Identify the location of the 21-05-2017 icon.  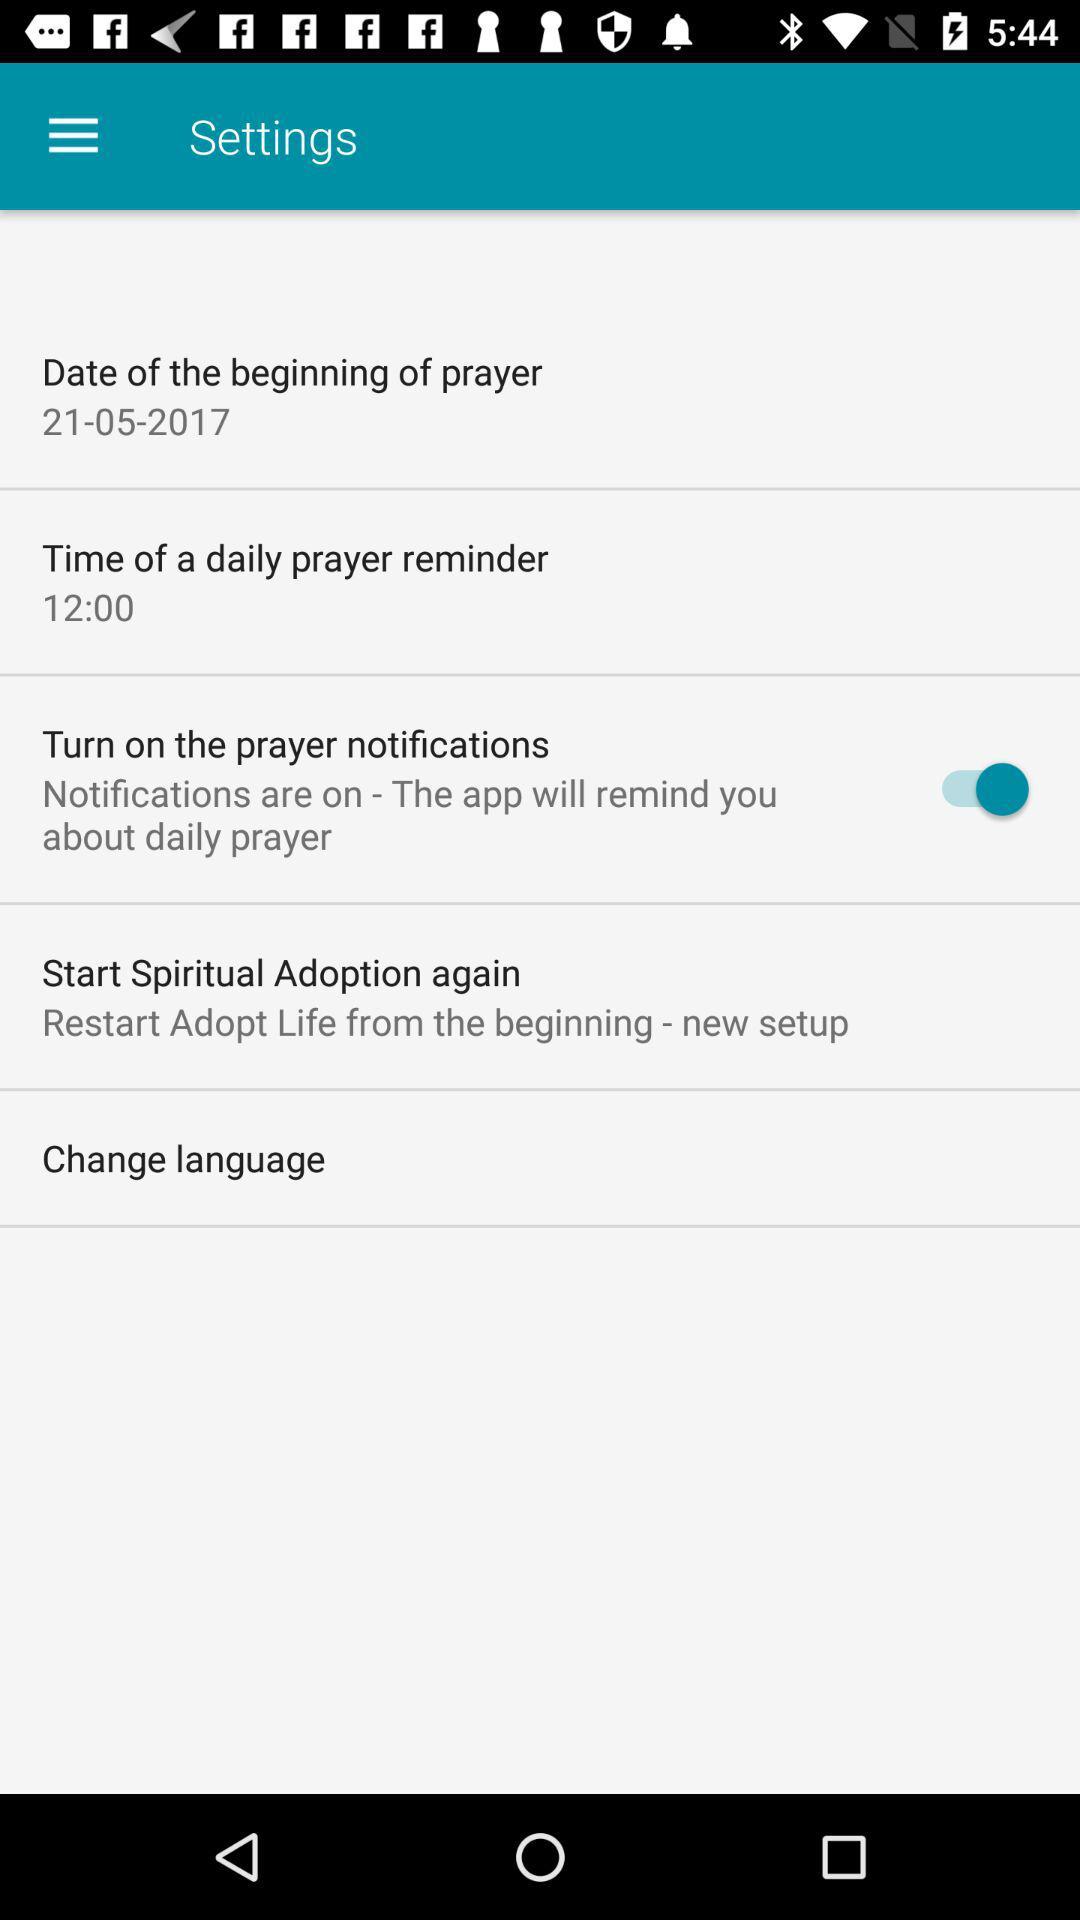
(135, 419).